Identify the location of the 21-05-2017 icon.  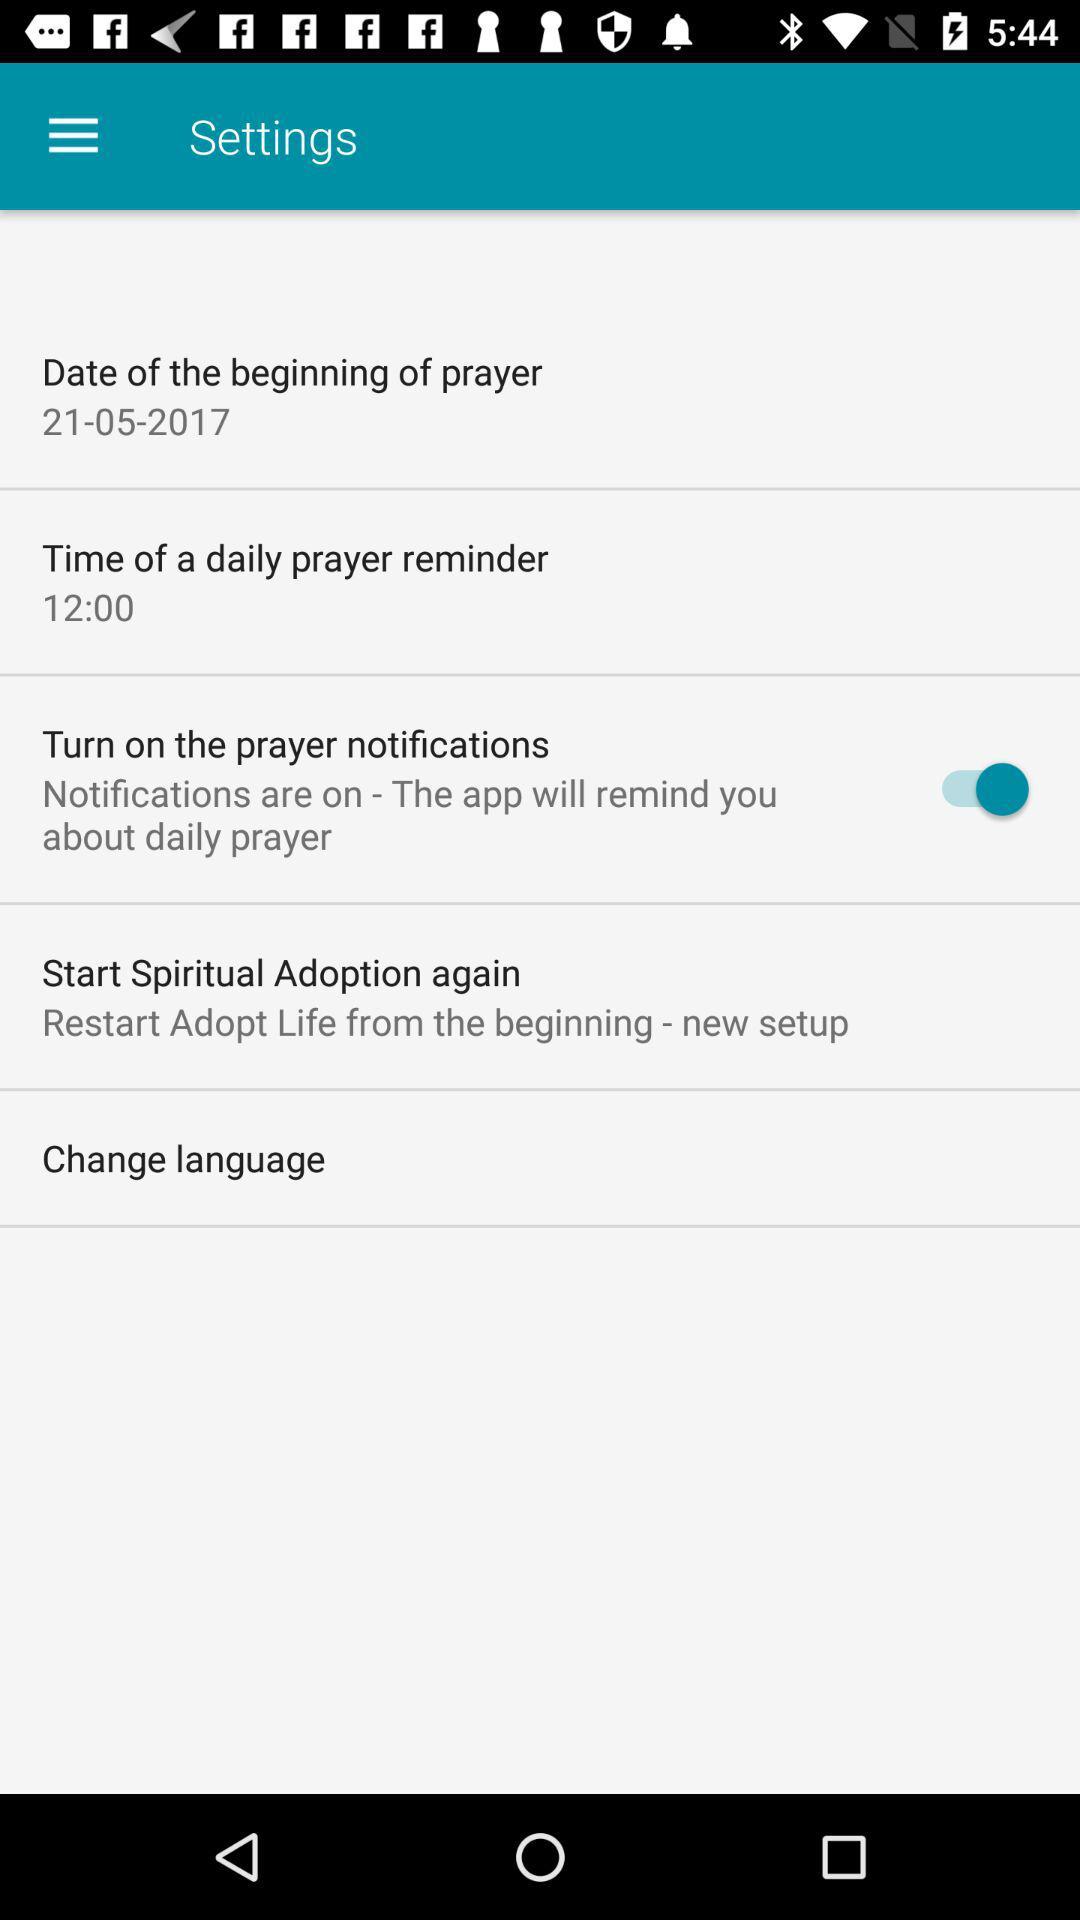
(135, 419).